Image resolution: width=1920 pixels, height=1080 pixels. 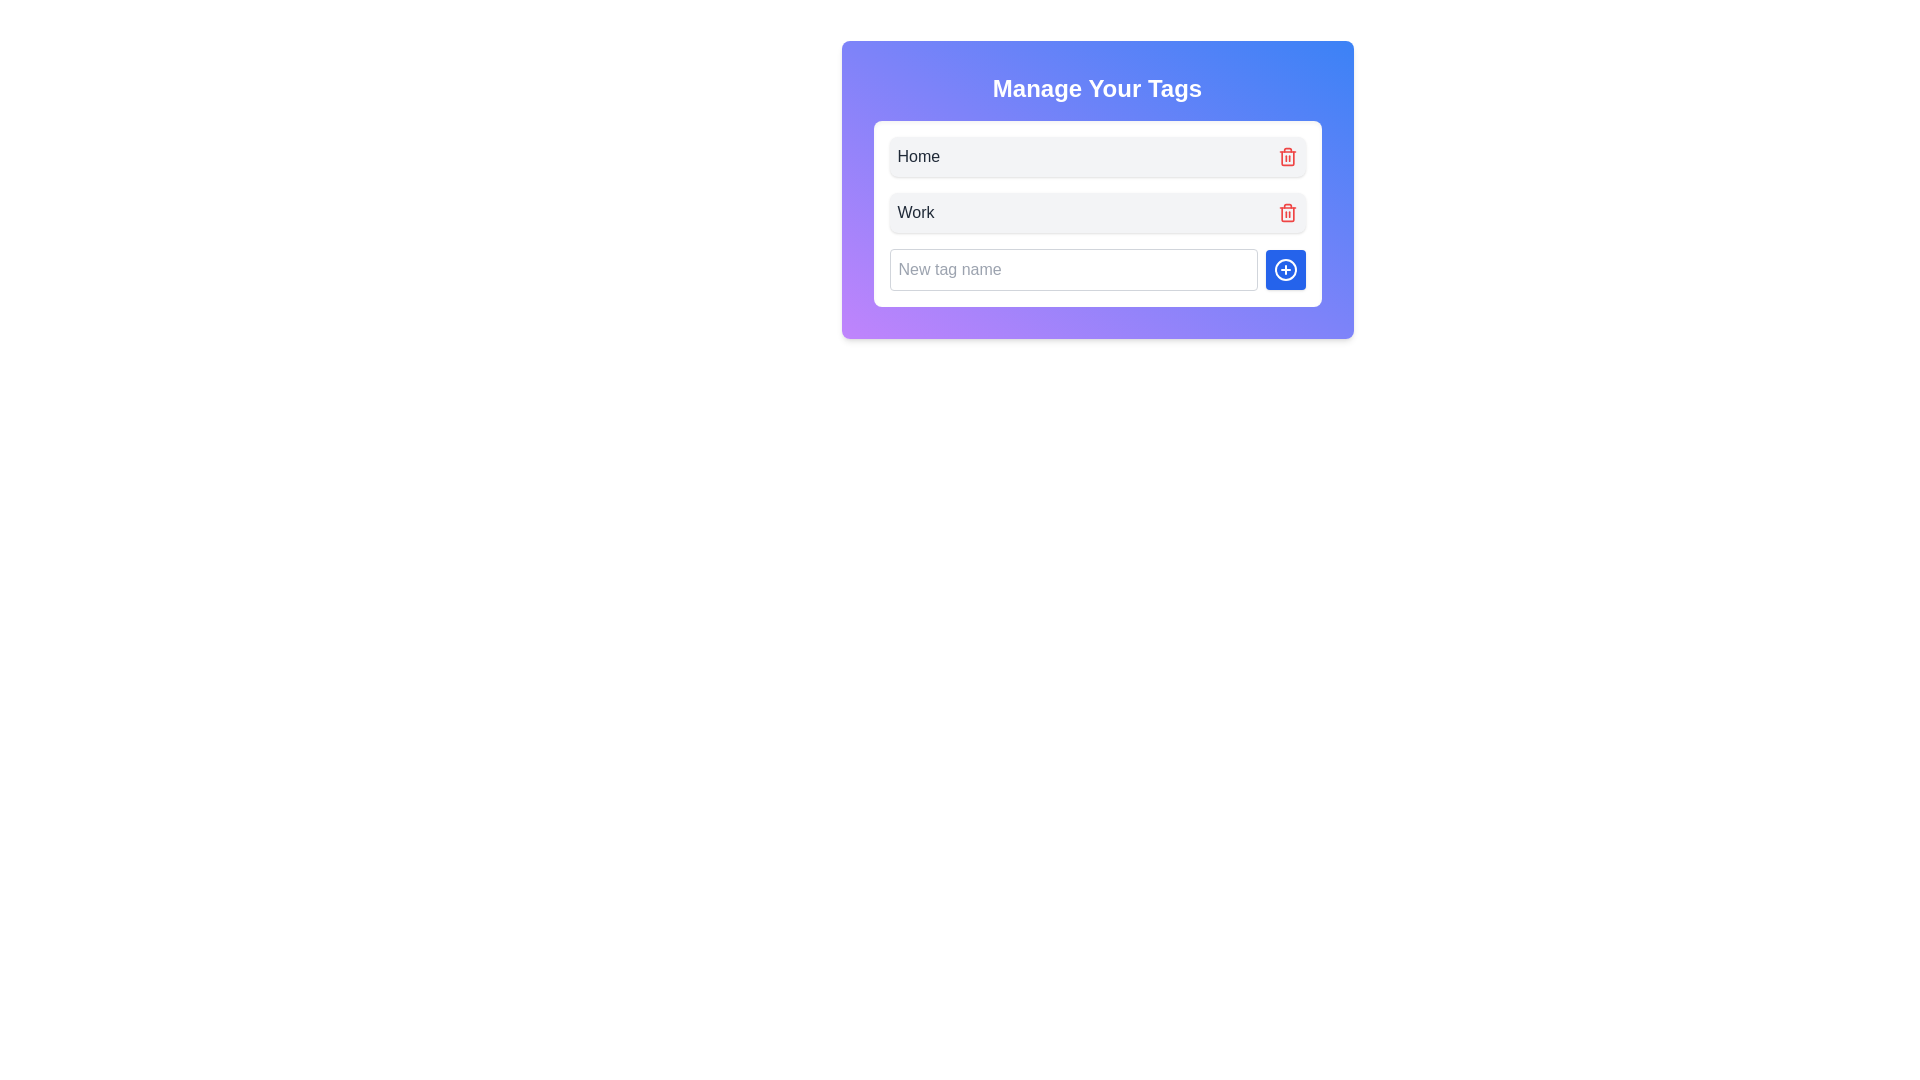 I want to click on the blue circular icon with a white border located at the bottom-right of the 'Manage Your Tags' box, adjacent to an input field, so click(x=1285, y=270).